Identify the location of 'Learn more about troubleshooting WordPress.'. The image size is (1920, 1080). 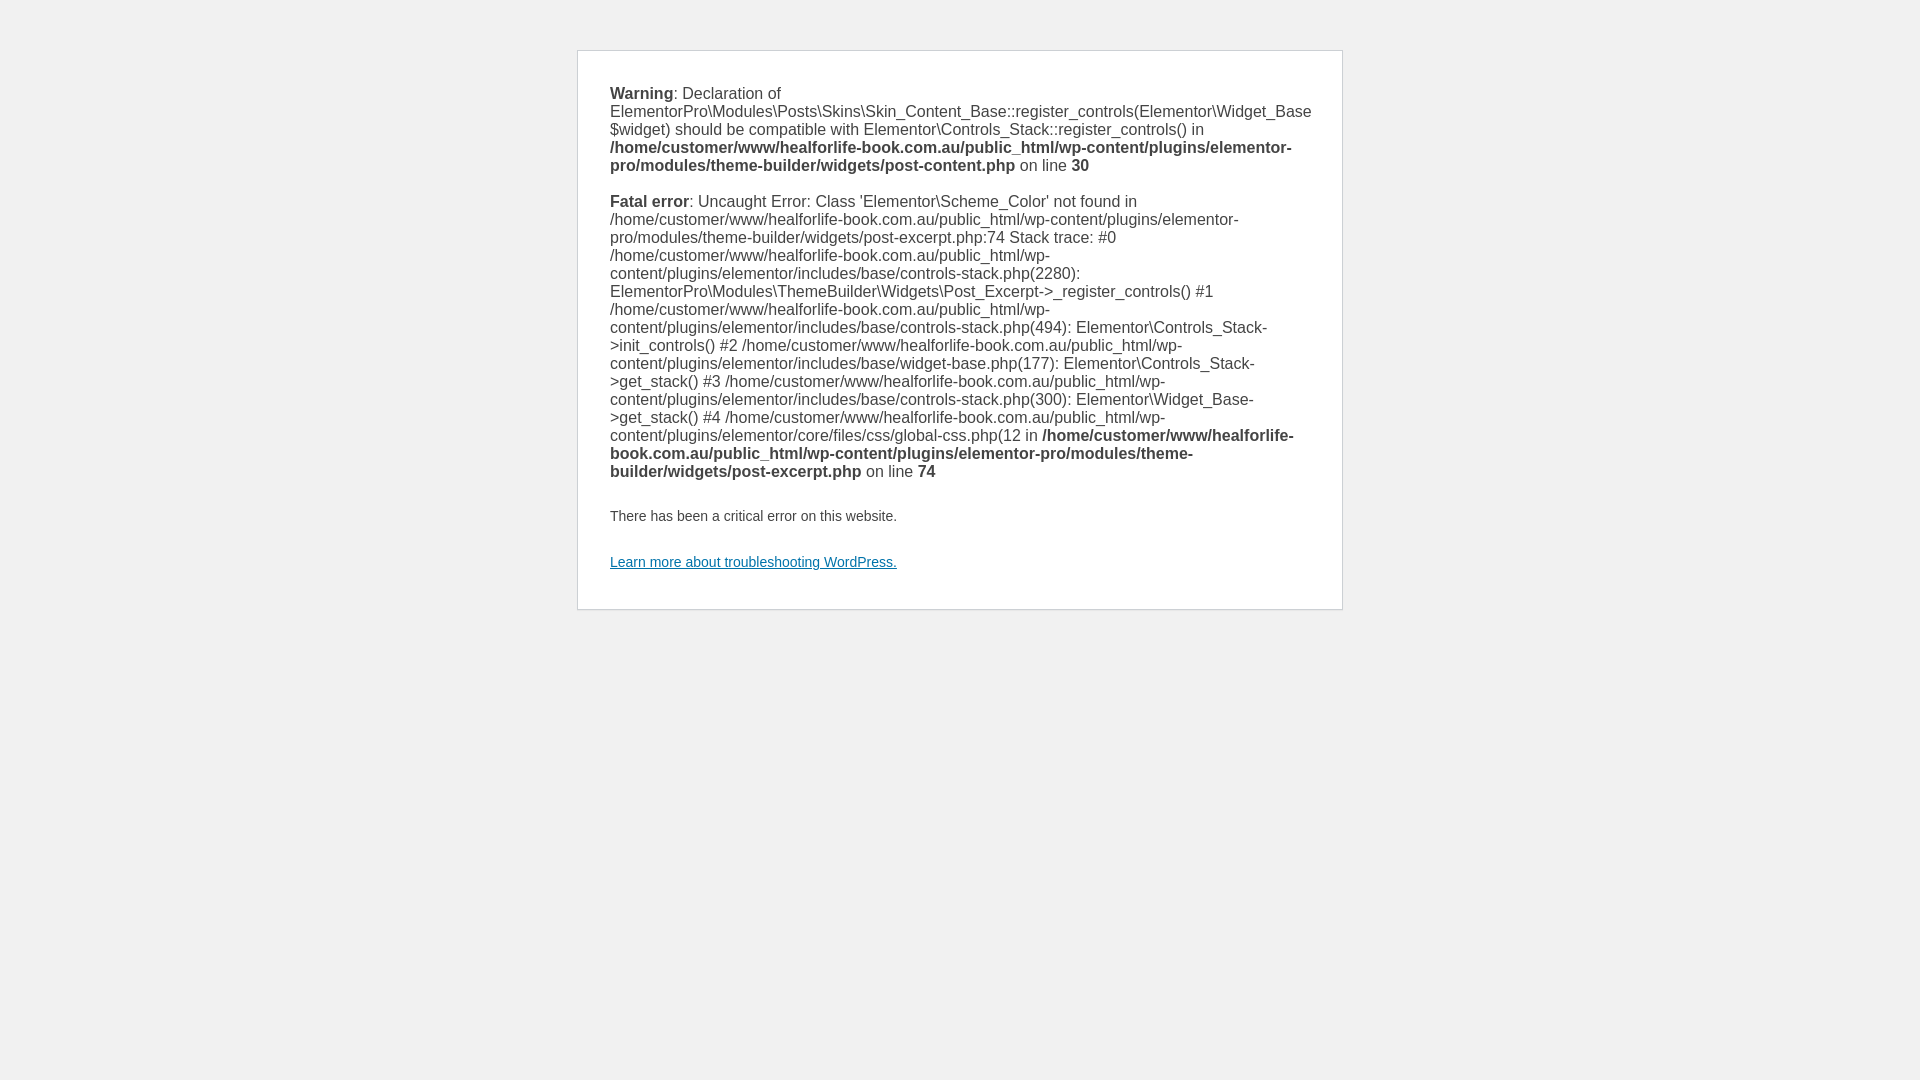
(752, 562).